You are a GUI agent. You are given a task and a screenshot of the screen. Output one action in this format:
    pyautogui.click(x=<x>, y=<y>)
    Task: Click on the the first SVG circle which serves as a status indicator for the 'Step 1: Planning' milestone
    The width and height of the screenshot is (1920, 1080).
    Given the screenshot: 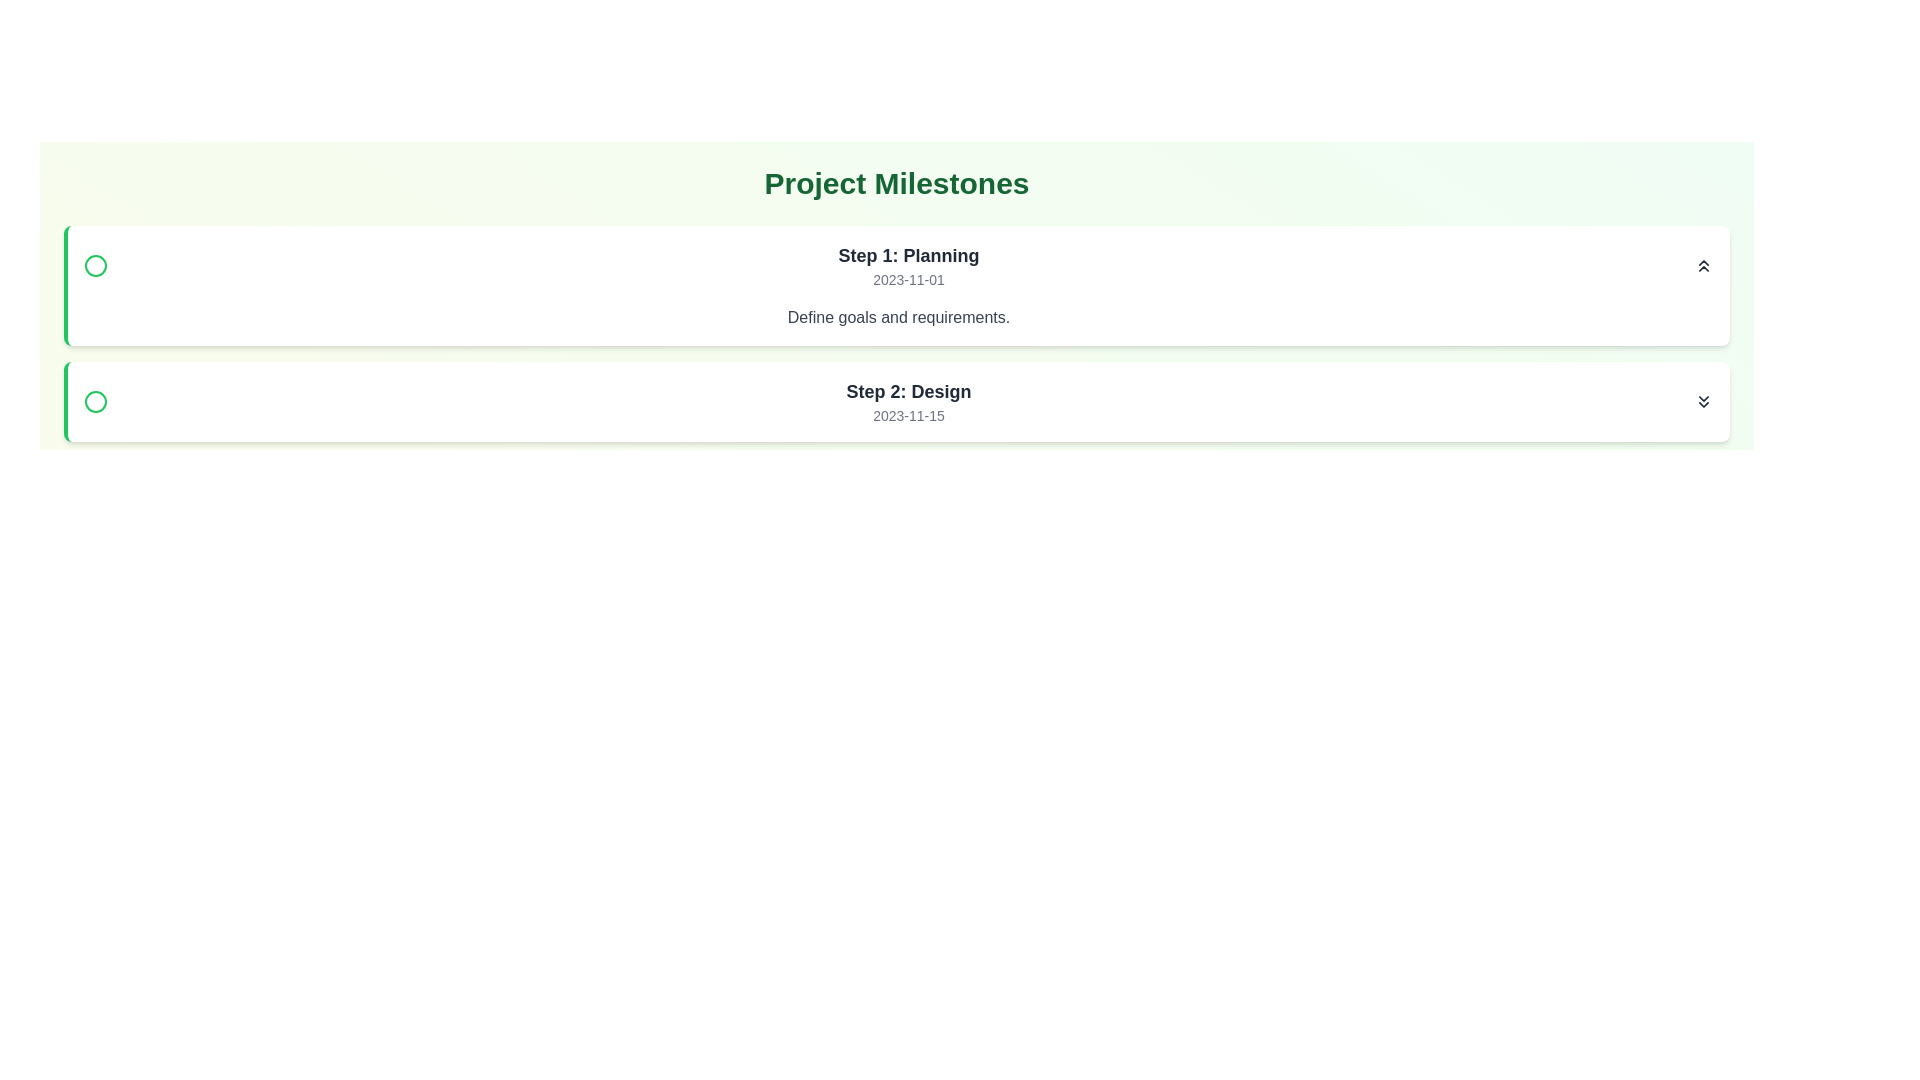 What is the action you would take?
    pyautogui.click(x=95, y=265)
    